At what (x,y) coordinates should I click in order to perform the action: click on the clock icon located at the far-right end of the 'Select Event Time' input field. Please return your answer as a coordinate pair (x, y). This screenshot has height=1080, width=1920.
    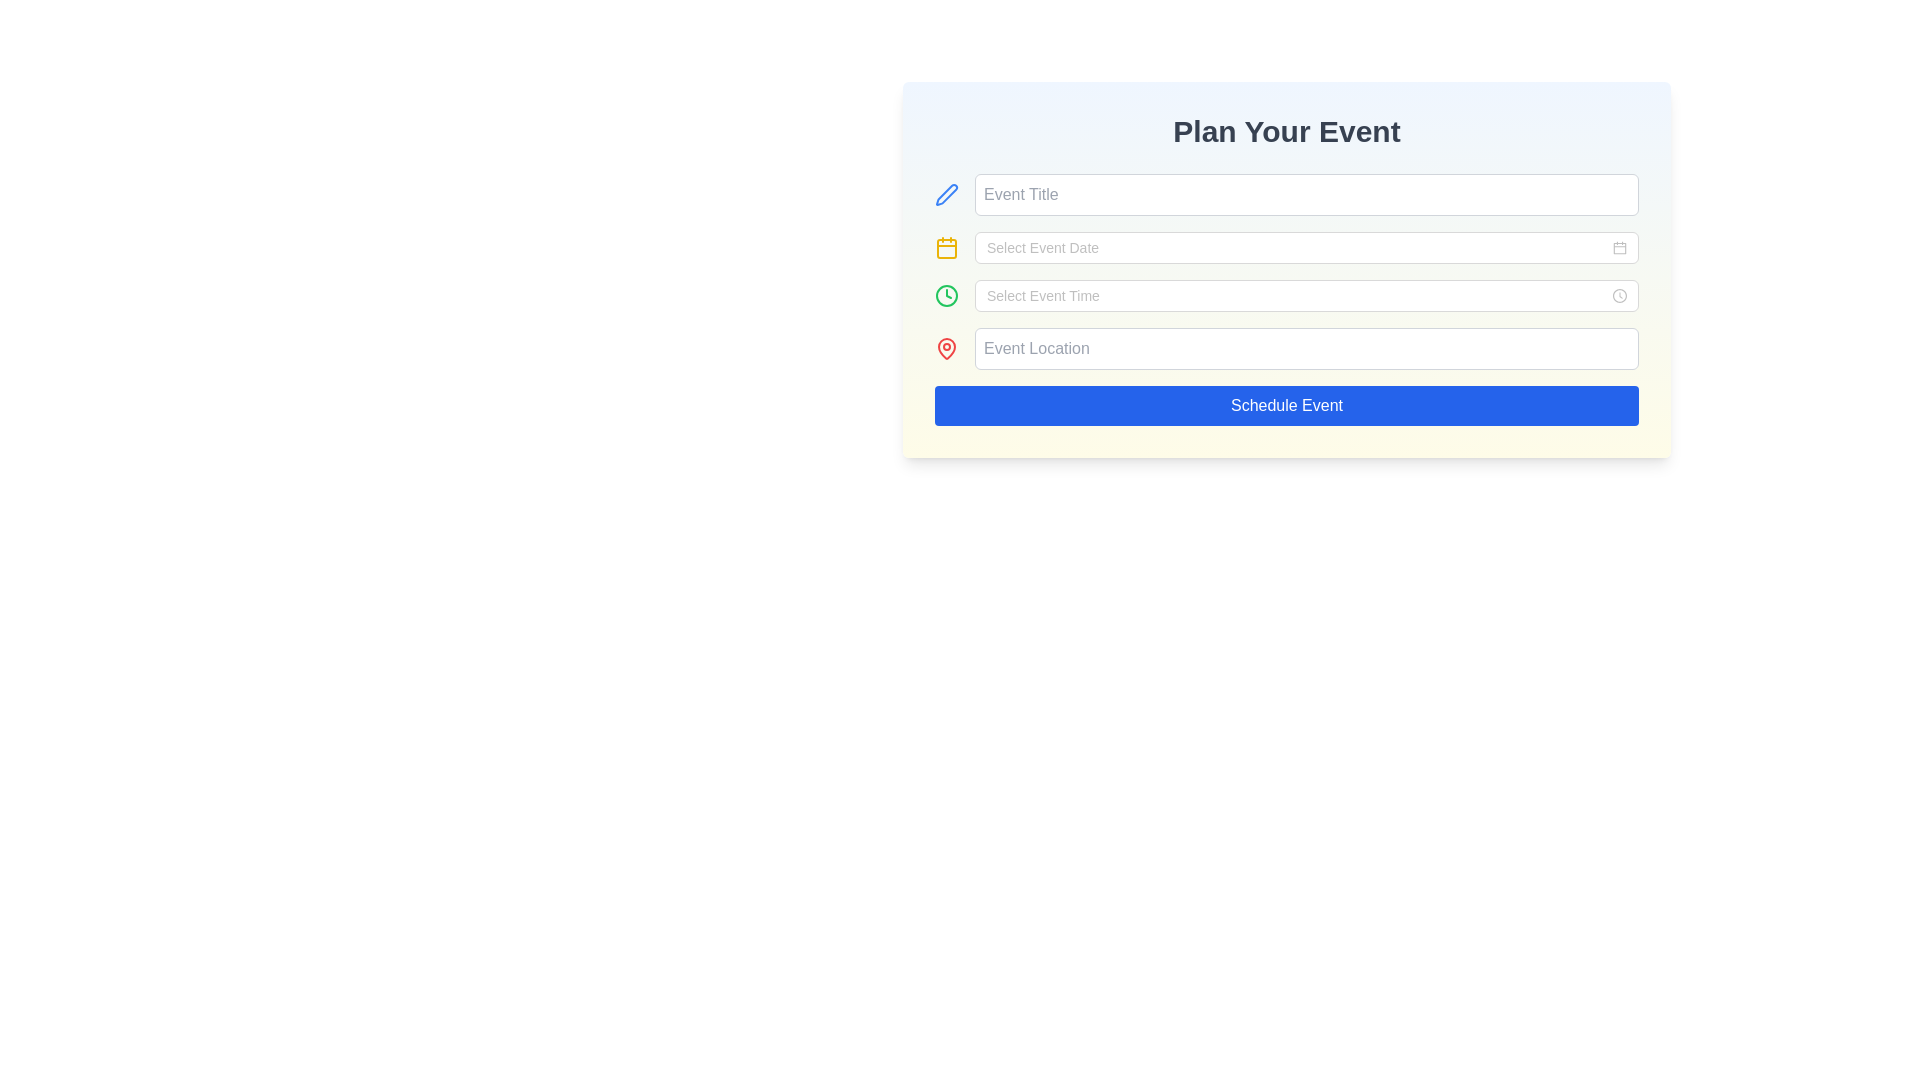
    Looking at the image, I should click on (1620, 296).